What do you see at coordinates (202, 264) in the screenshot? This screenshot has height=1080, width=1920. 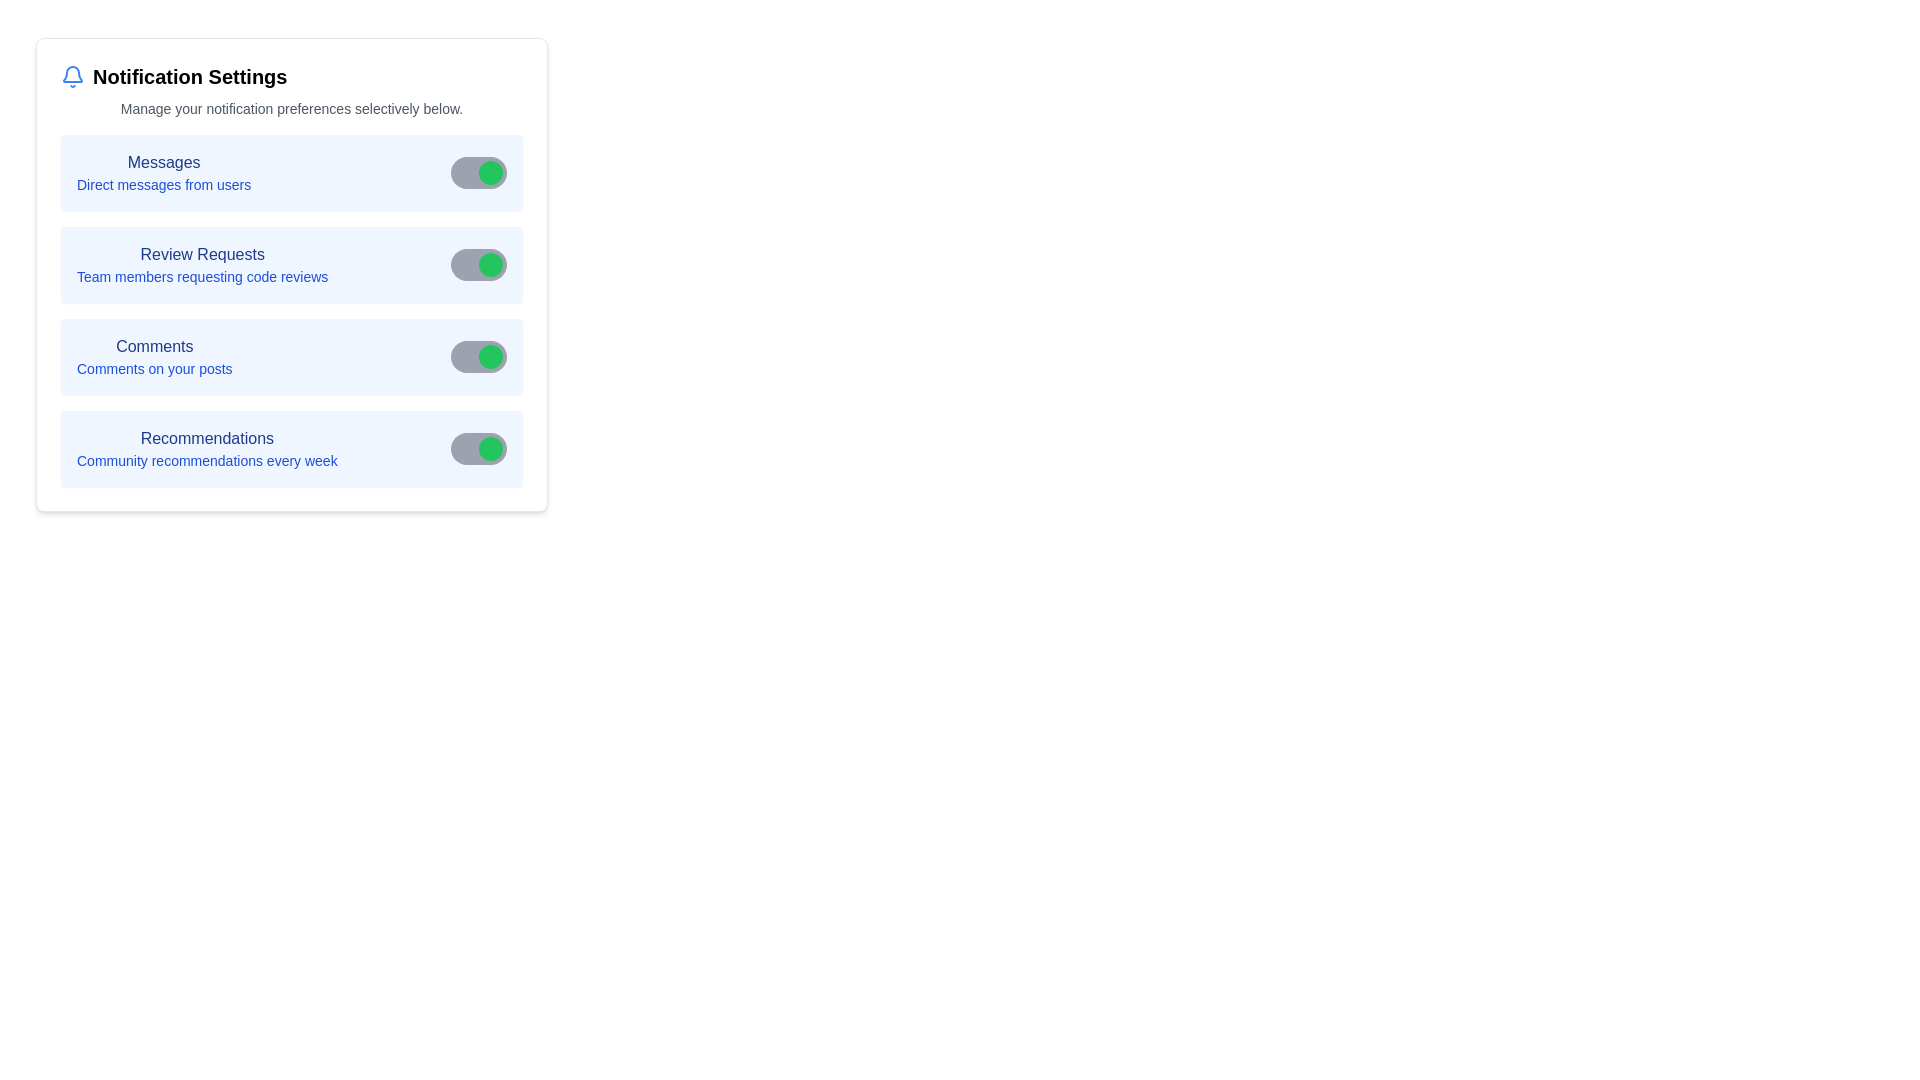 I see `the text display element titled 'Review Requests' which contains a subtitle 'Team members requesting code reviews'. This element is positioned between the 'Messages' and 'Comments' sections in the notification settings list` at bounding box center [202, 264].